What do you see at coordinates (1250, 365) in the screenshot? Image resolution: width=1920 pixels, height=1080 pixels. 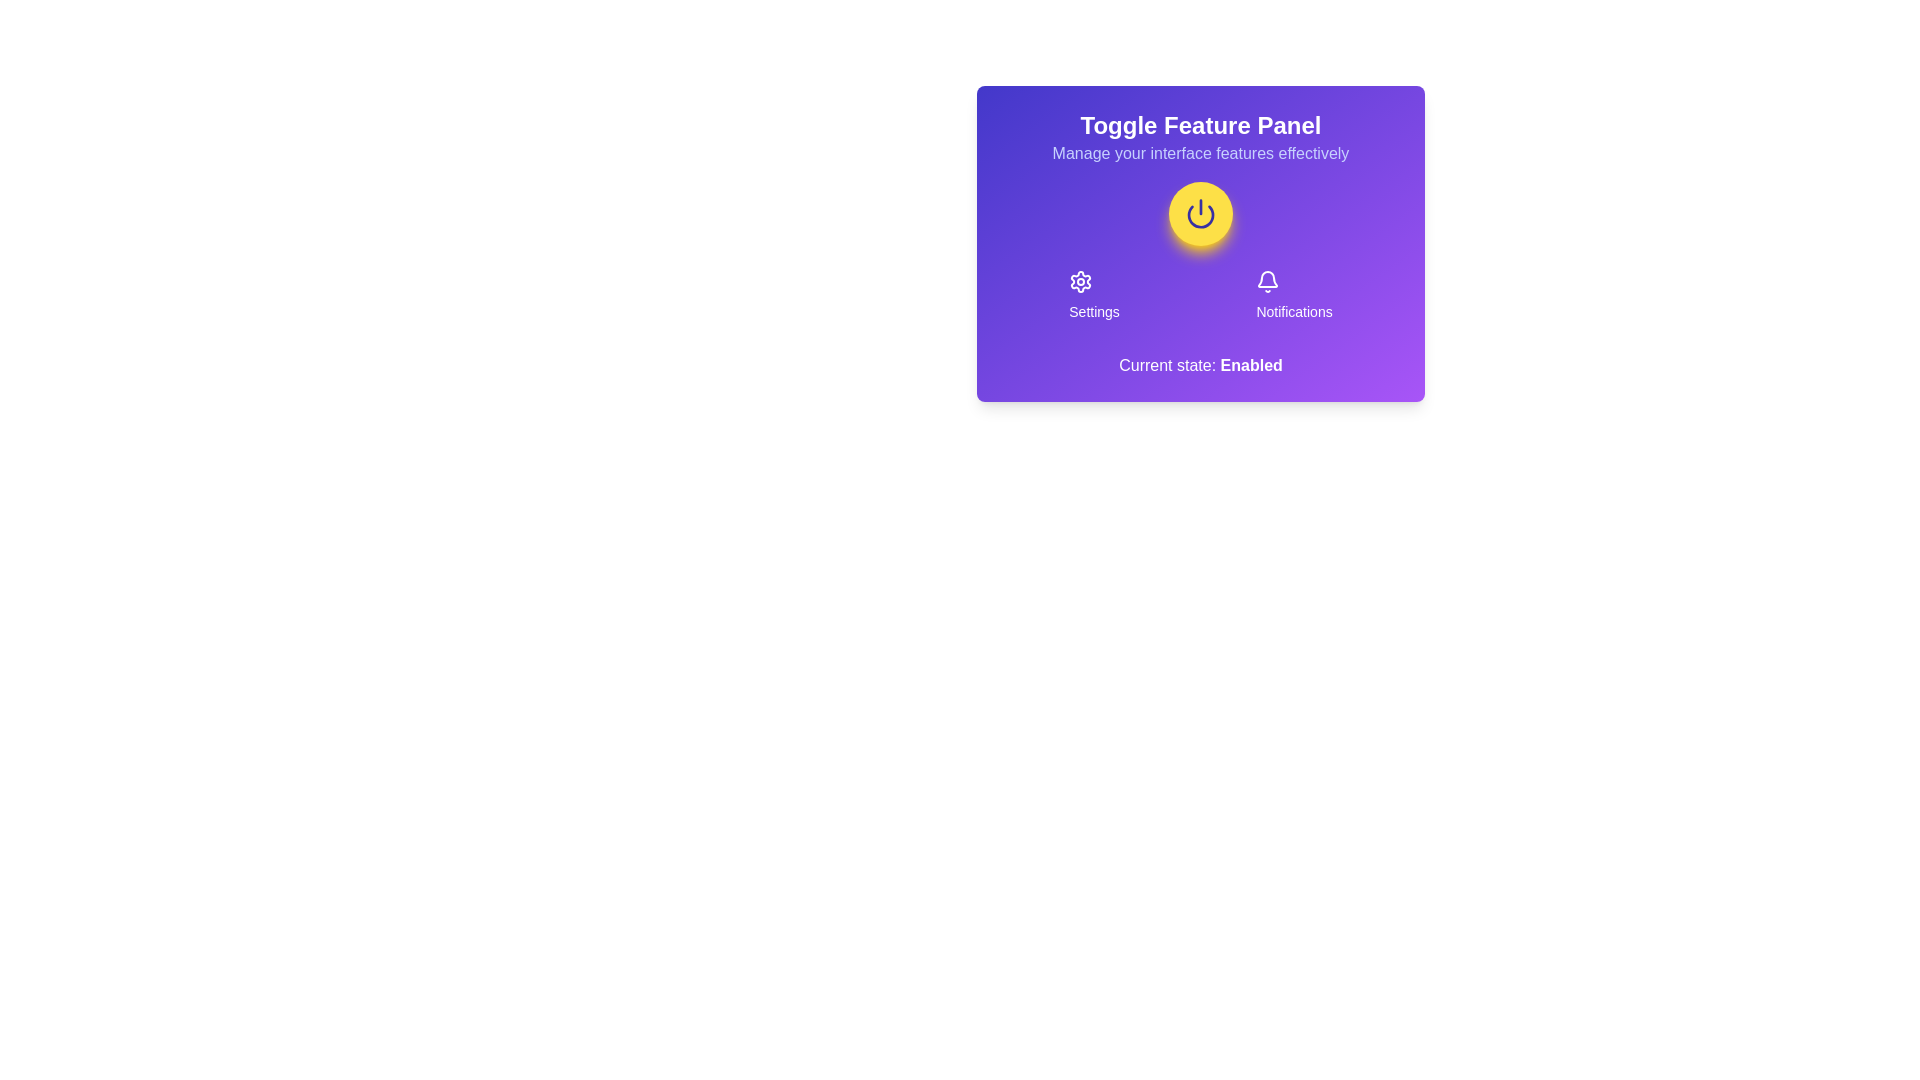 I see `the informational text label that displays 'Enabled' within the string 'Current state: Enabled', located at the bottom-center of the panel` at bounding box center [1250, 365].